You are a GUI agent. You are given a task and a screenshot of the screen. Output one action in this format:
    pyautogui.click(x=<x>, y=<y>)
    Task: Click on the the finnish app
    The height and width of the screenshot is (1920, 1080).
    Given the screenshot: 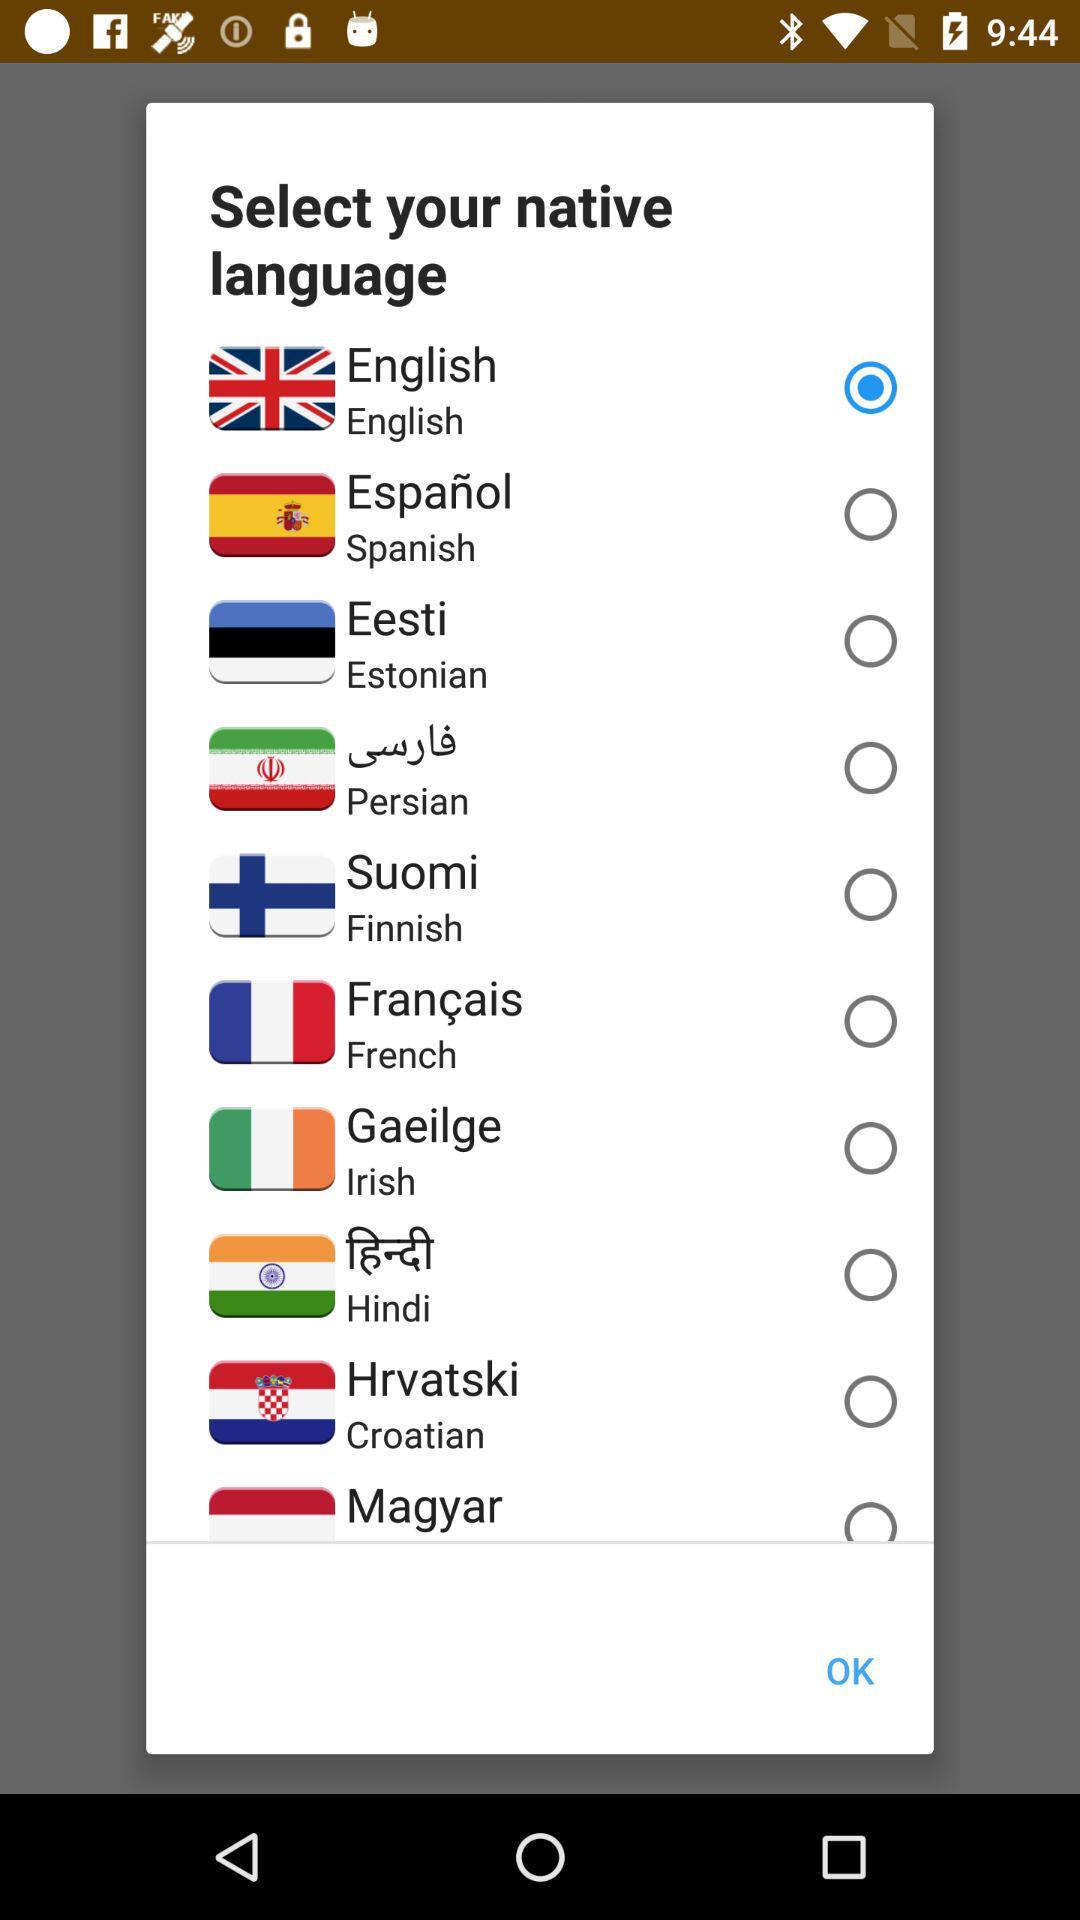 What is the action you would take?
    pyautogui.click(x=404, y=925)
    